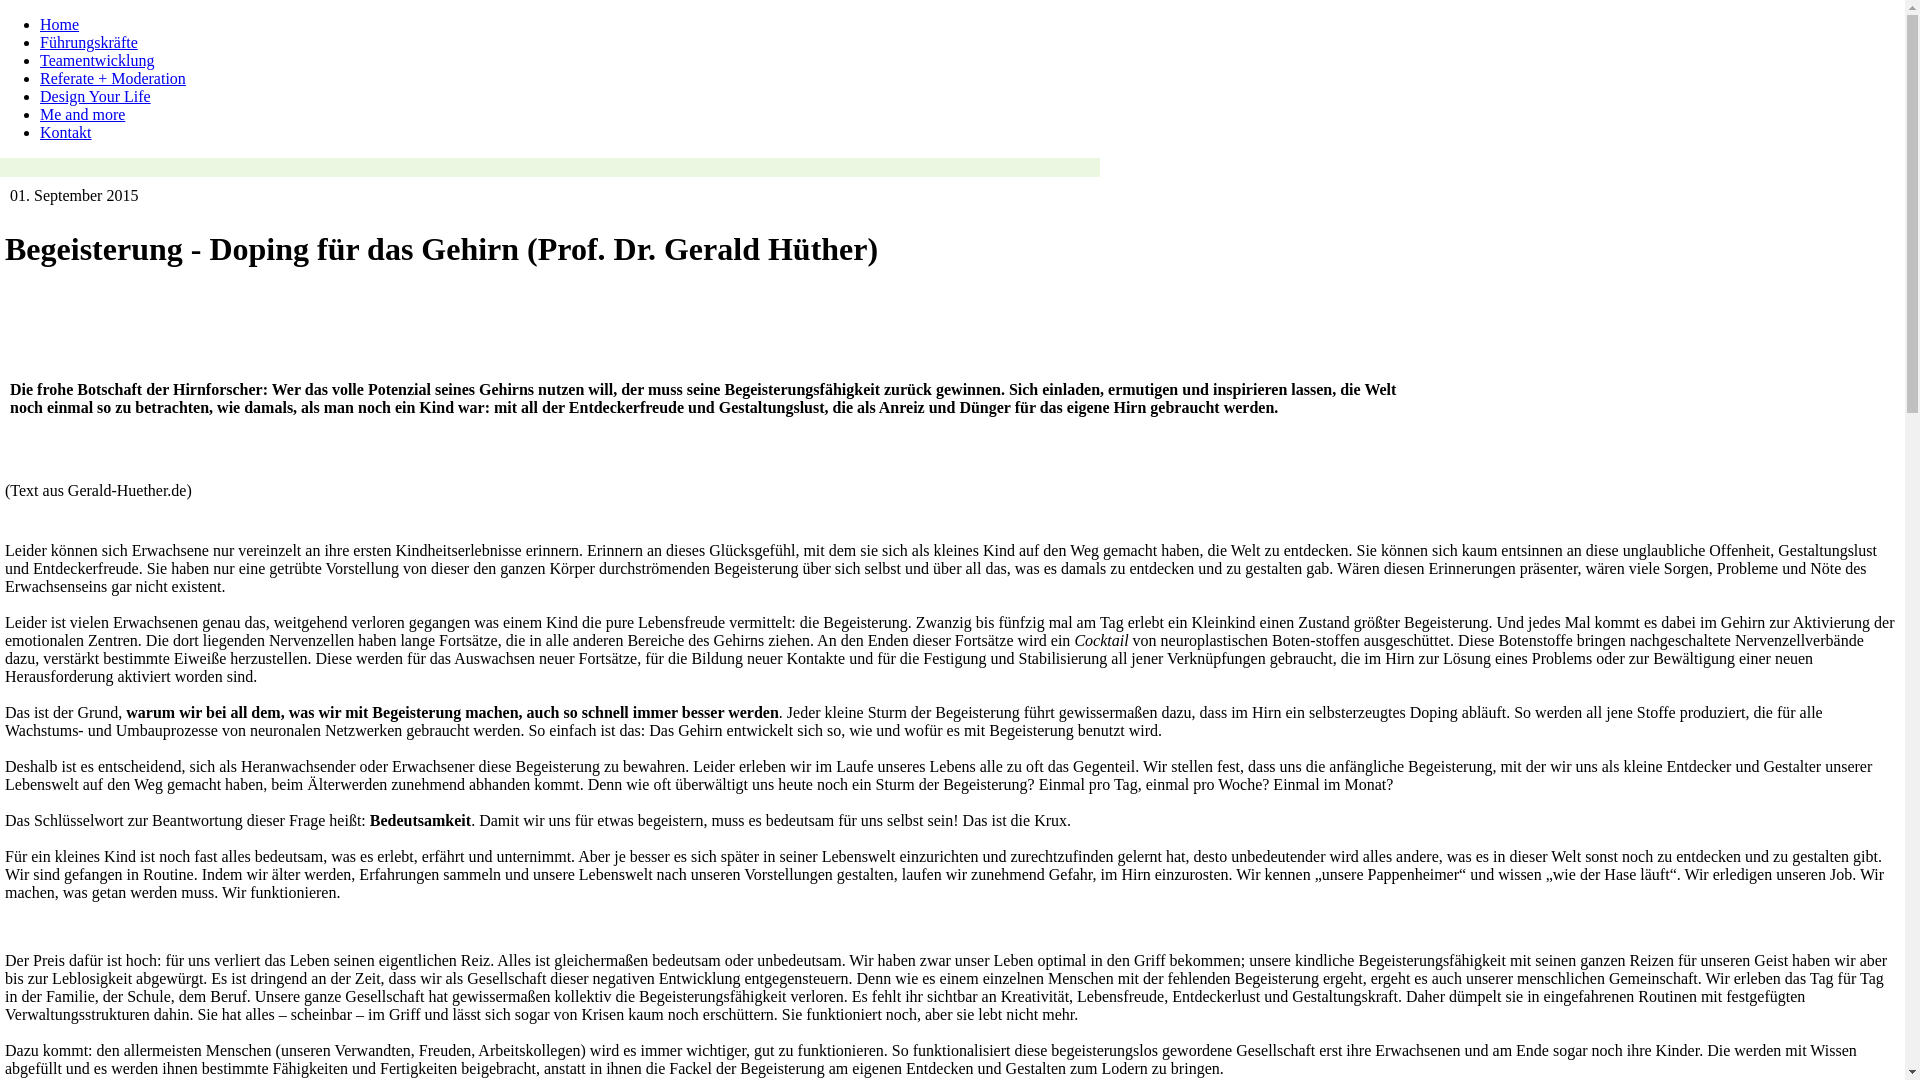 This screenshot has height=1080, width=1920. What do you see at coordinates (81, 114) in the screenshot?
I see `'Me and more'` at bounding box center [81, 114].